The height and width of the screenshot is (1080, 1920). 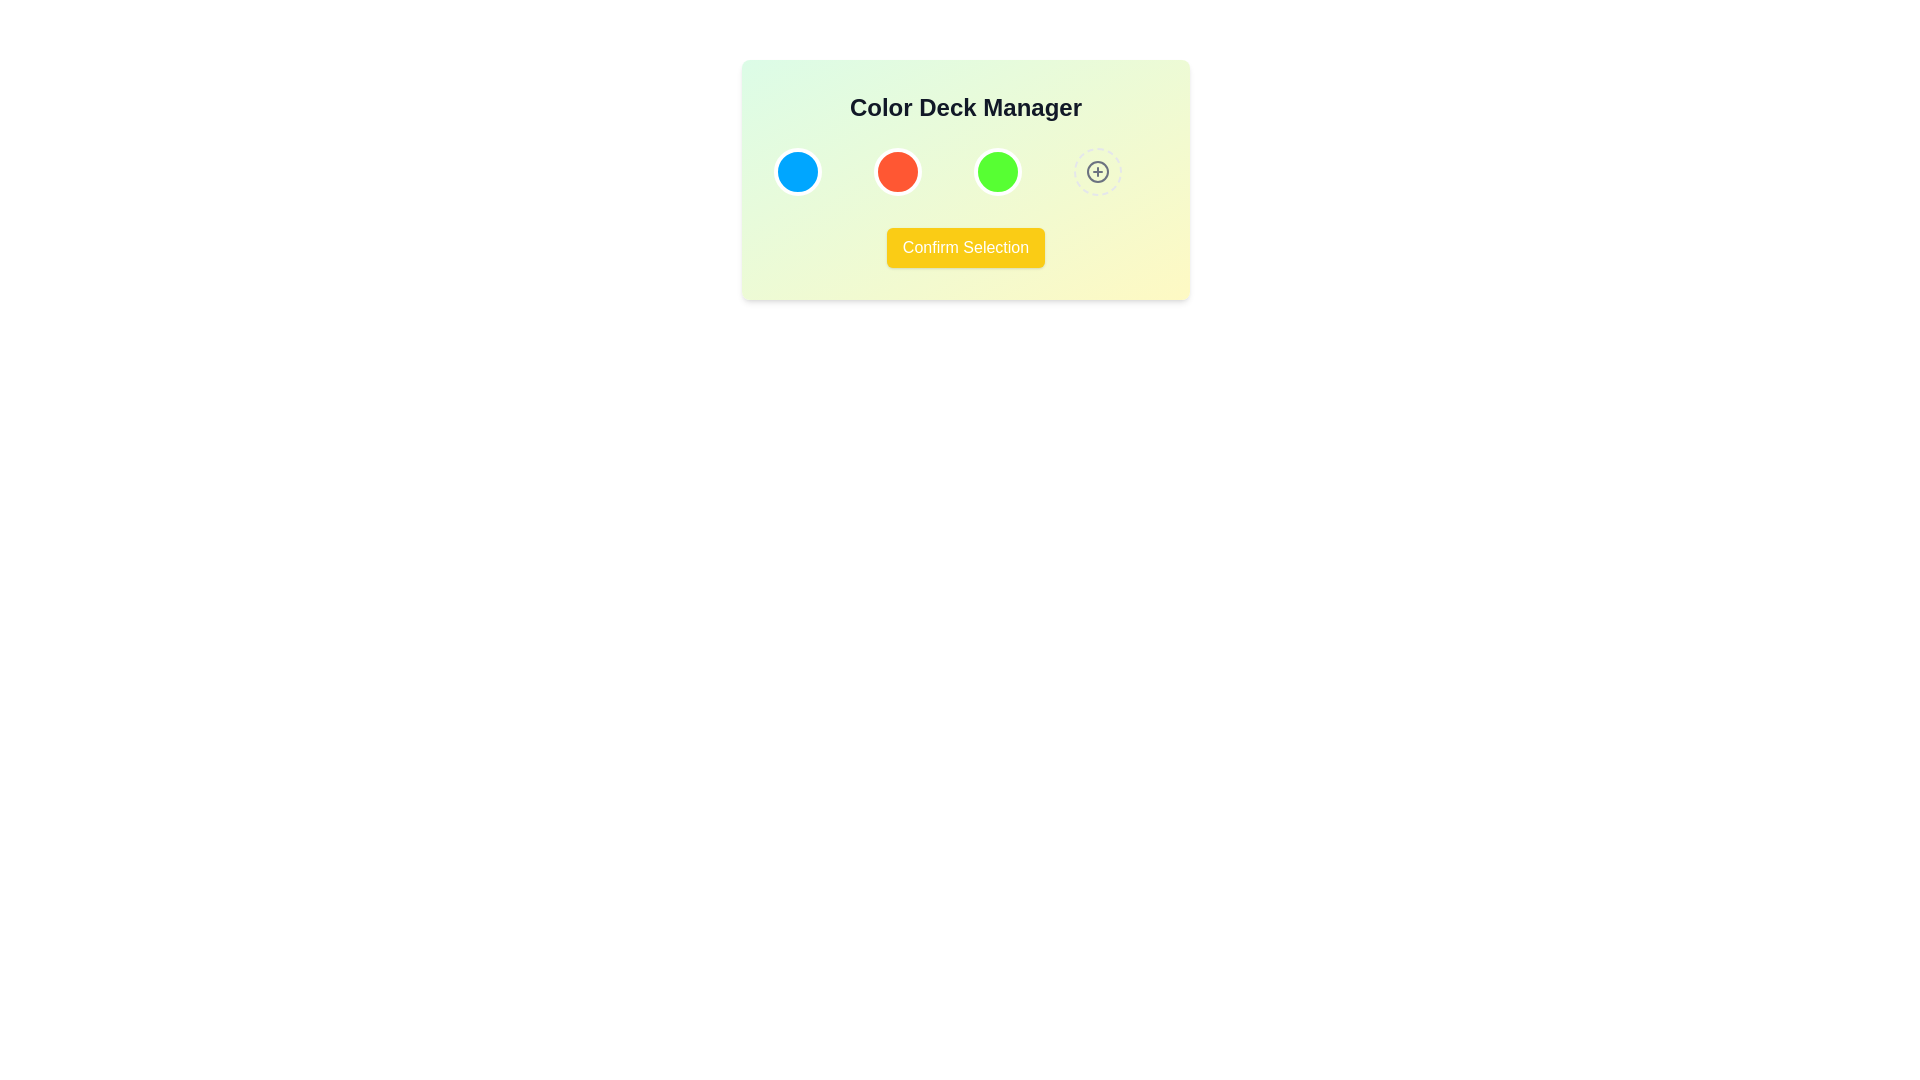 What do you see at coordinates (998, 171) in the screenshot?
I see `the third circular selectable color option located under the 'Color Deck Manager' title` at bounding box center [998, 171].